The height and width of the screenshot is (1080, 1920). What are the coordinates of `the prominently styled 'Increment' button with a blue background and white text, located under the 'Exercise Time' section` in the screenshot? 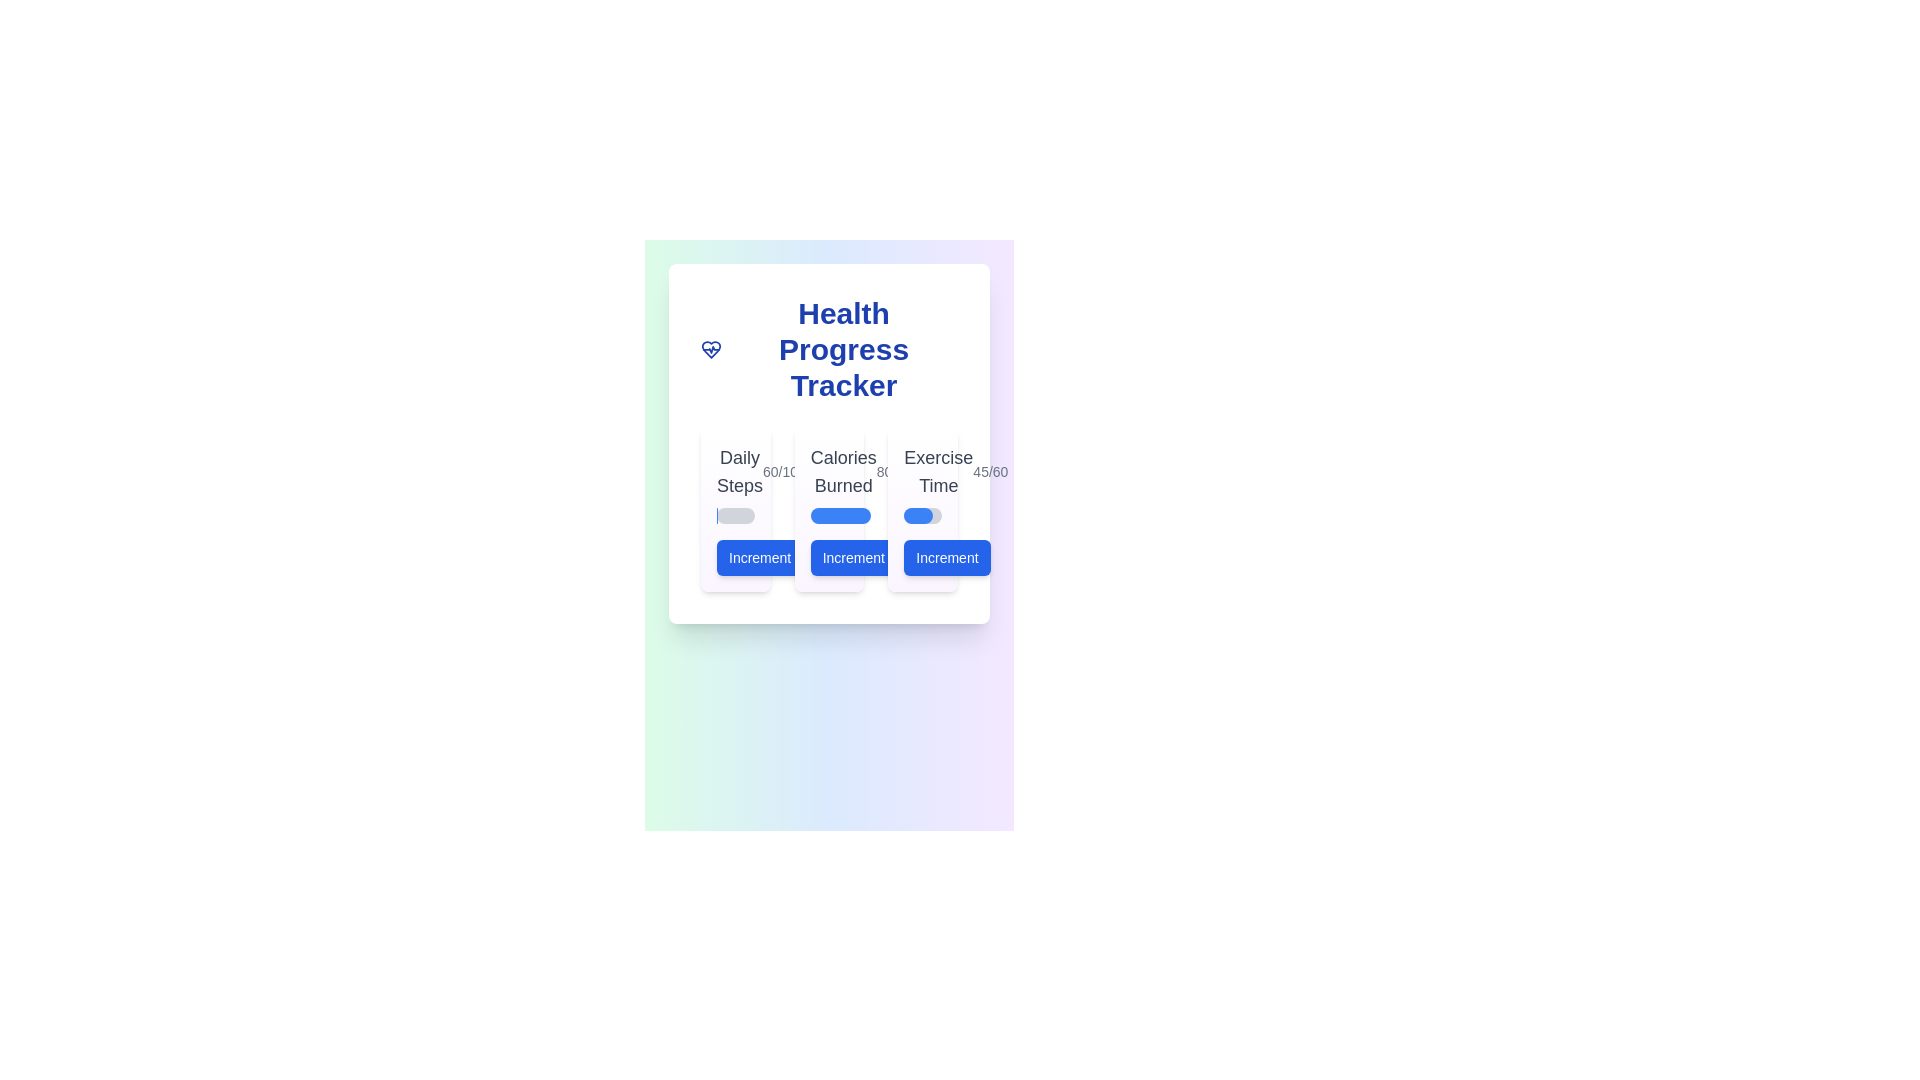 It's located at (921, 558).